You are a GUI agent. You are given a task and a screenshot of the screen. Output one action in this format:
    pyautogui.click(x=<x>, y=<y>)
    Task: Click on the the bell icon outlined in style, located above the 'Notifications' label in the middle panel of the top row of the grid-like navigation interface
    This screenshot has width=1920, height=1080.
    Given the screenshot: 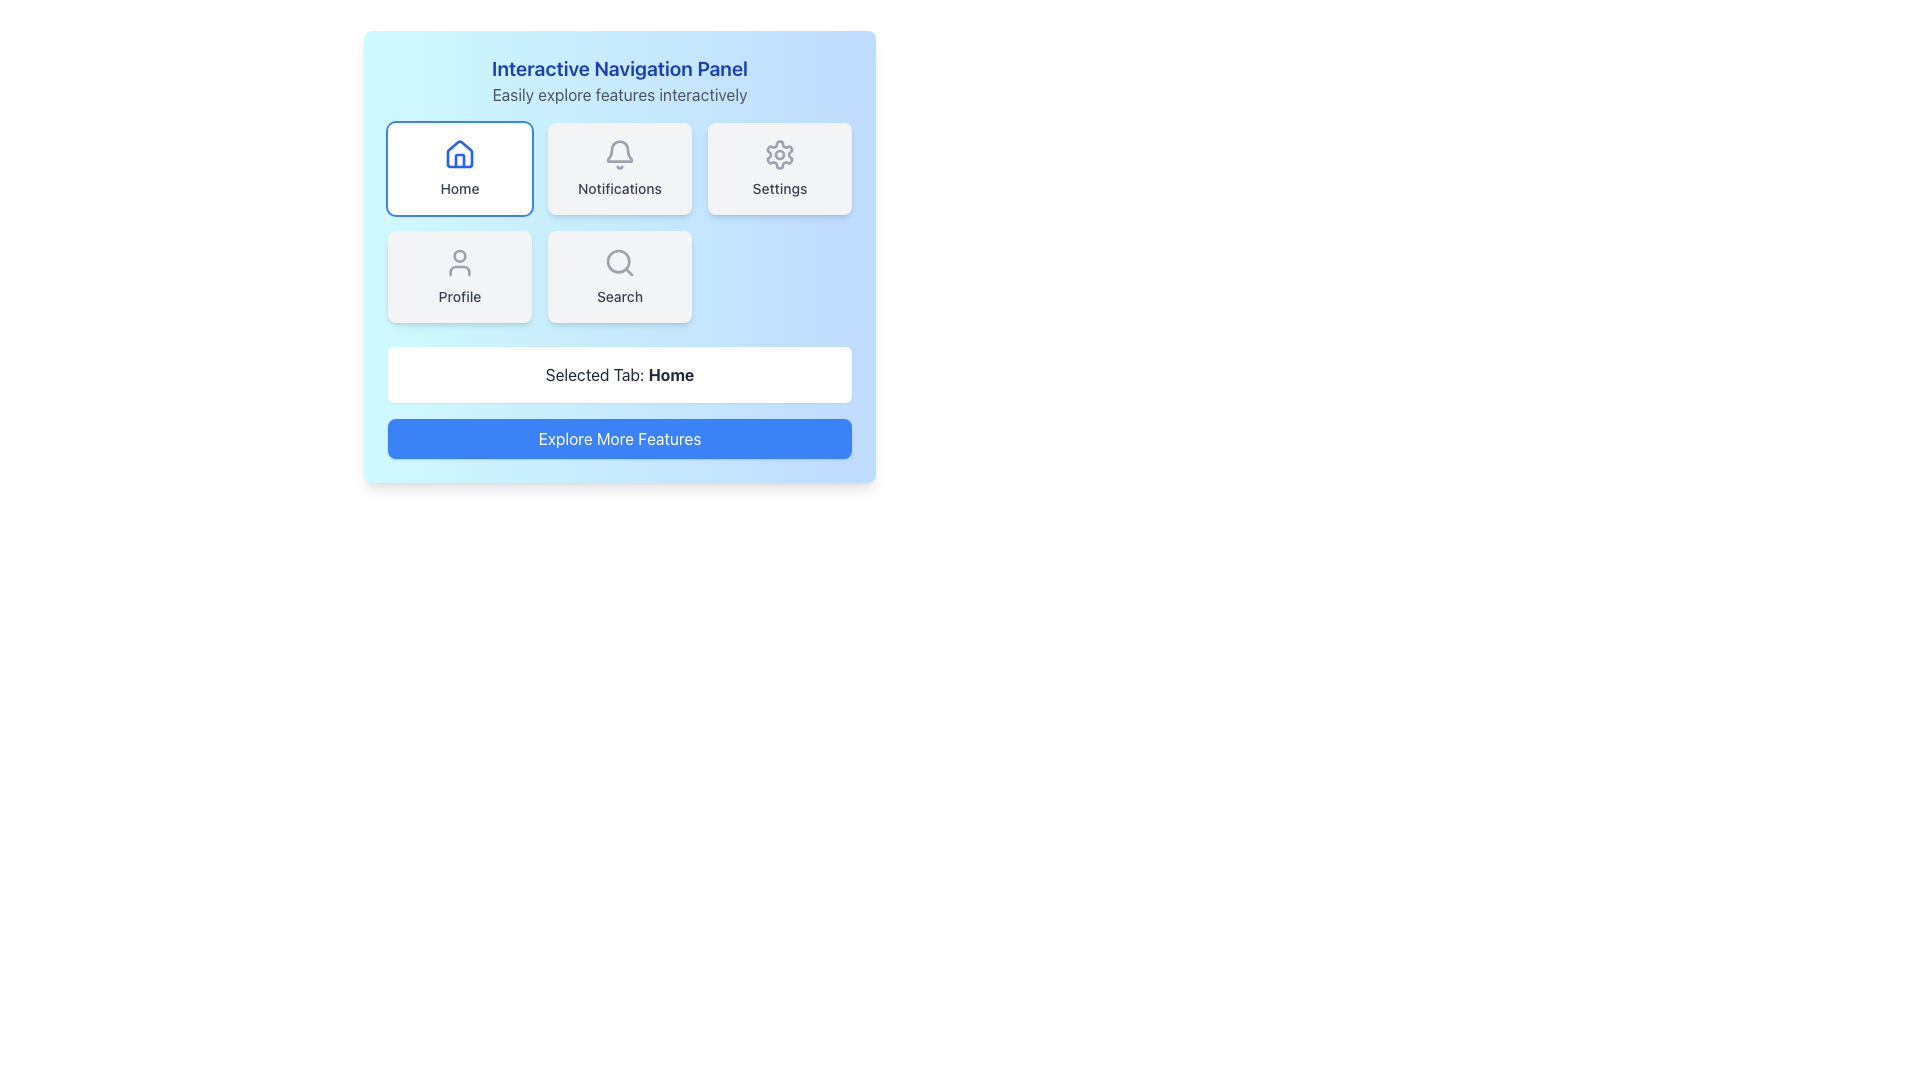 What is the action you would take?
    pyautogui.click(x=618, y=153)
    